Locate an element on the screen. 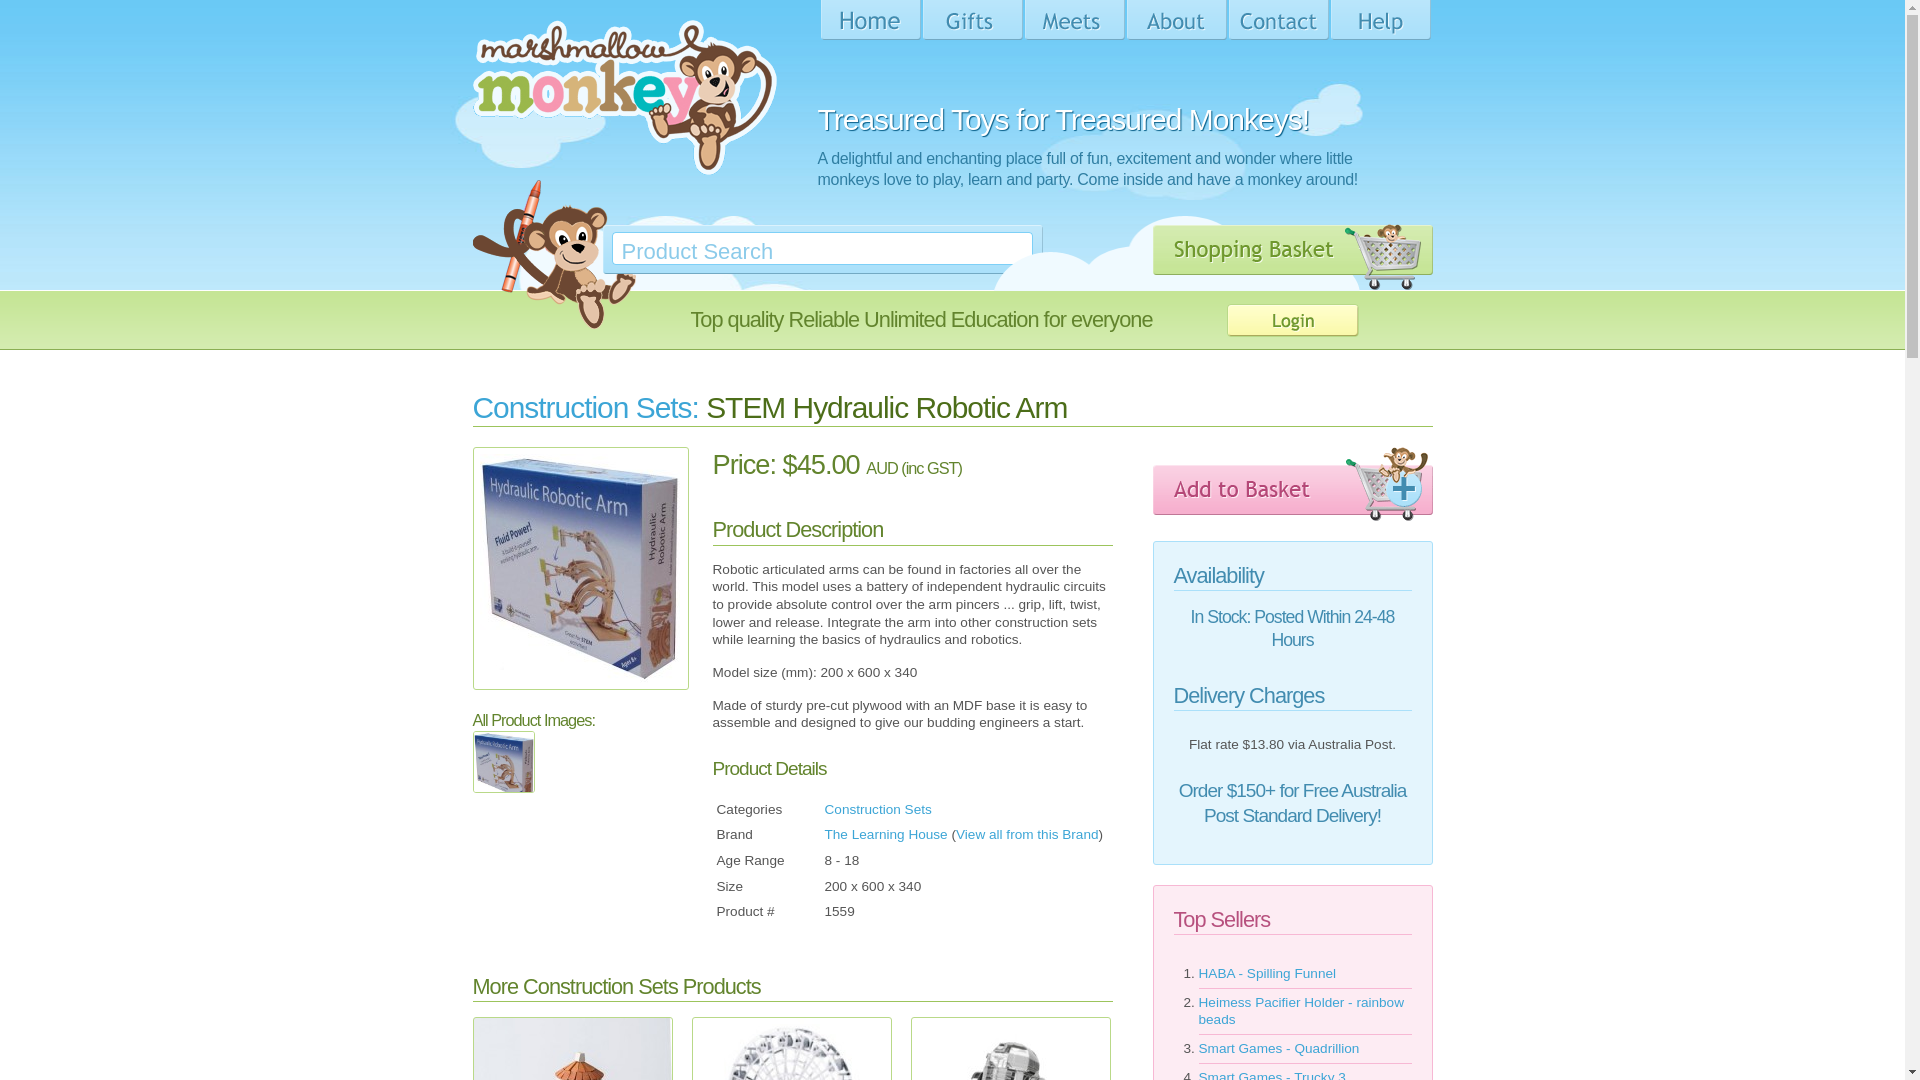 This screenshot has height=1080, width=1920. 'The Learning House' is located at coordinates (884, 834).